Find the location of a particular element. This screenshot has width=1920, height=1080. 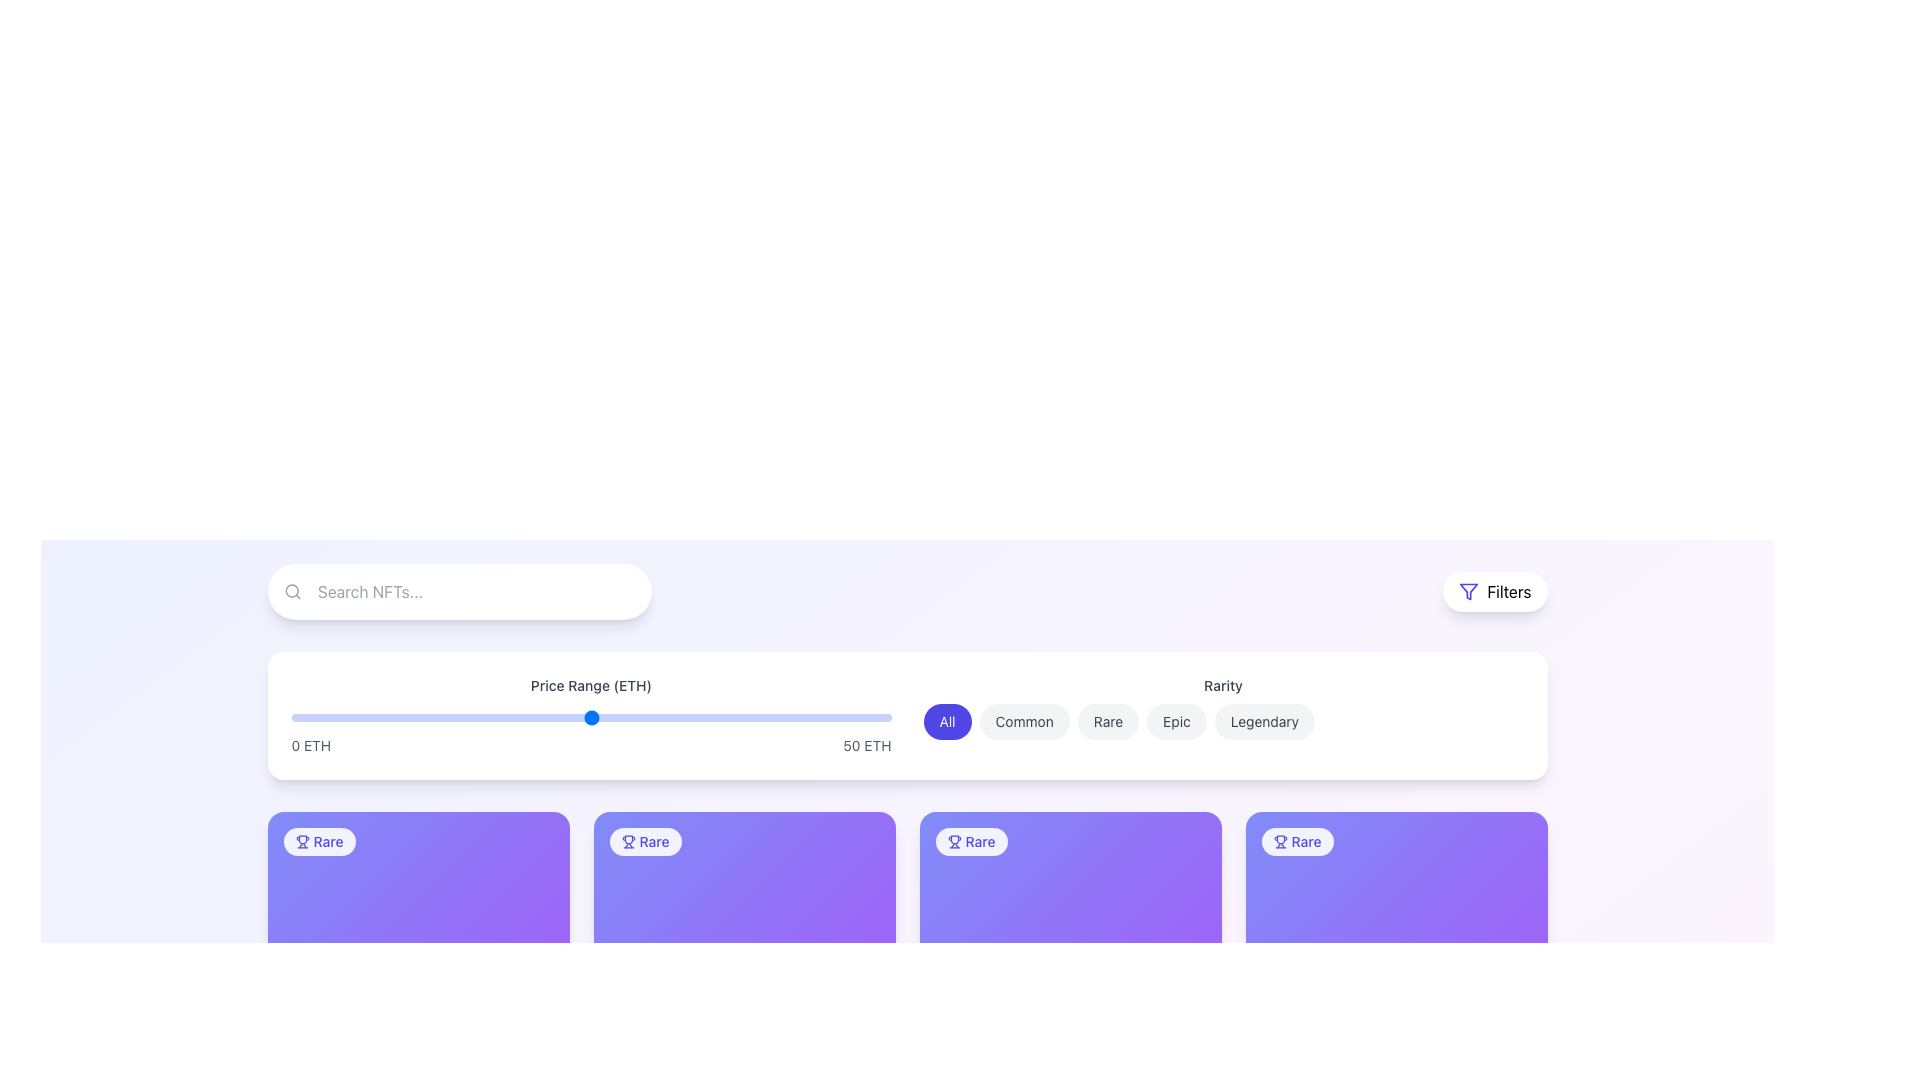

the 'Epic' button, which is a rounded rectangular button with a light gray background located in the top center area of the interface, below the 'Price Range' filter is located at coordinates (1176, 721).